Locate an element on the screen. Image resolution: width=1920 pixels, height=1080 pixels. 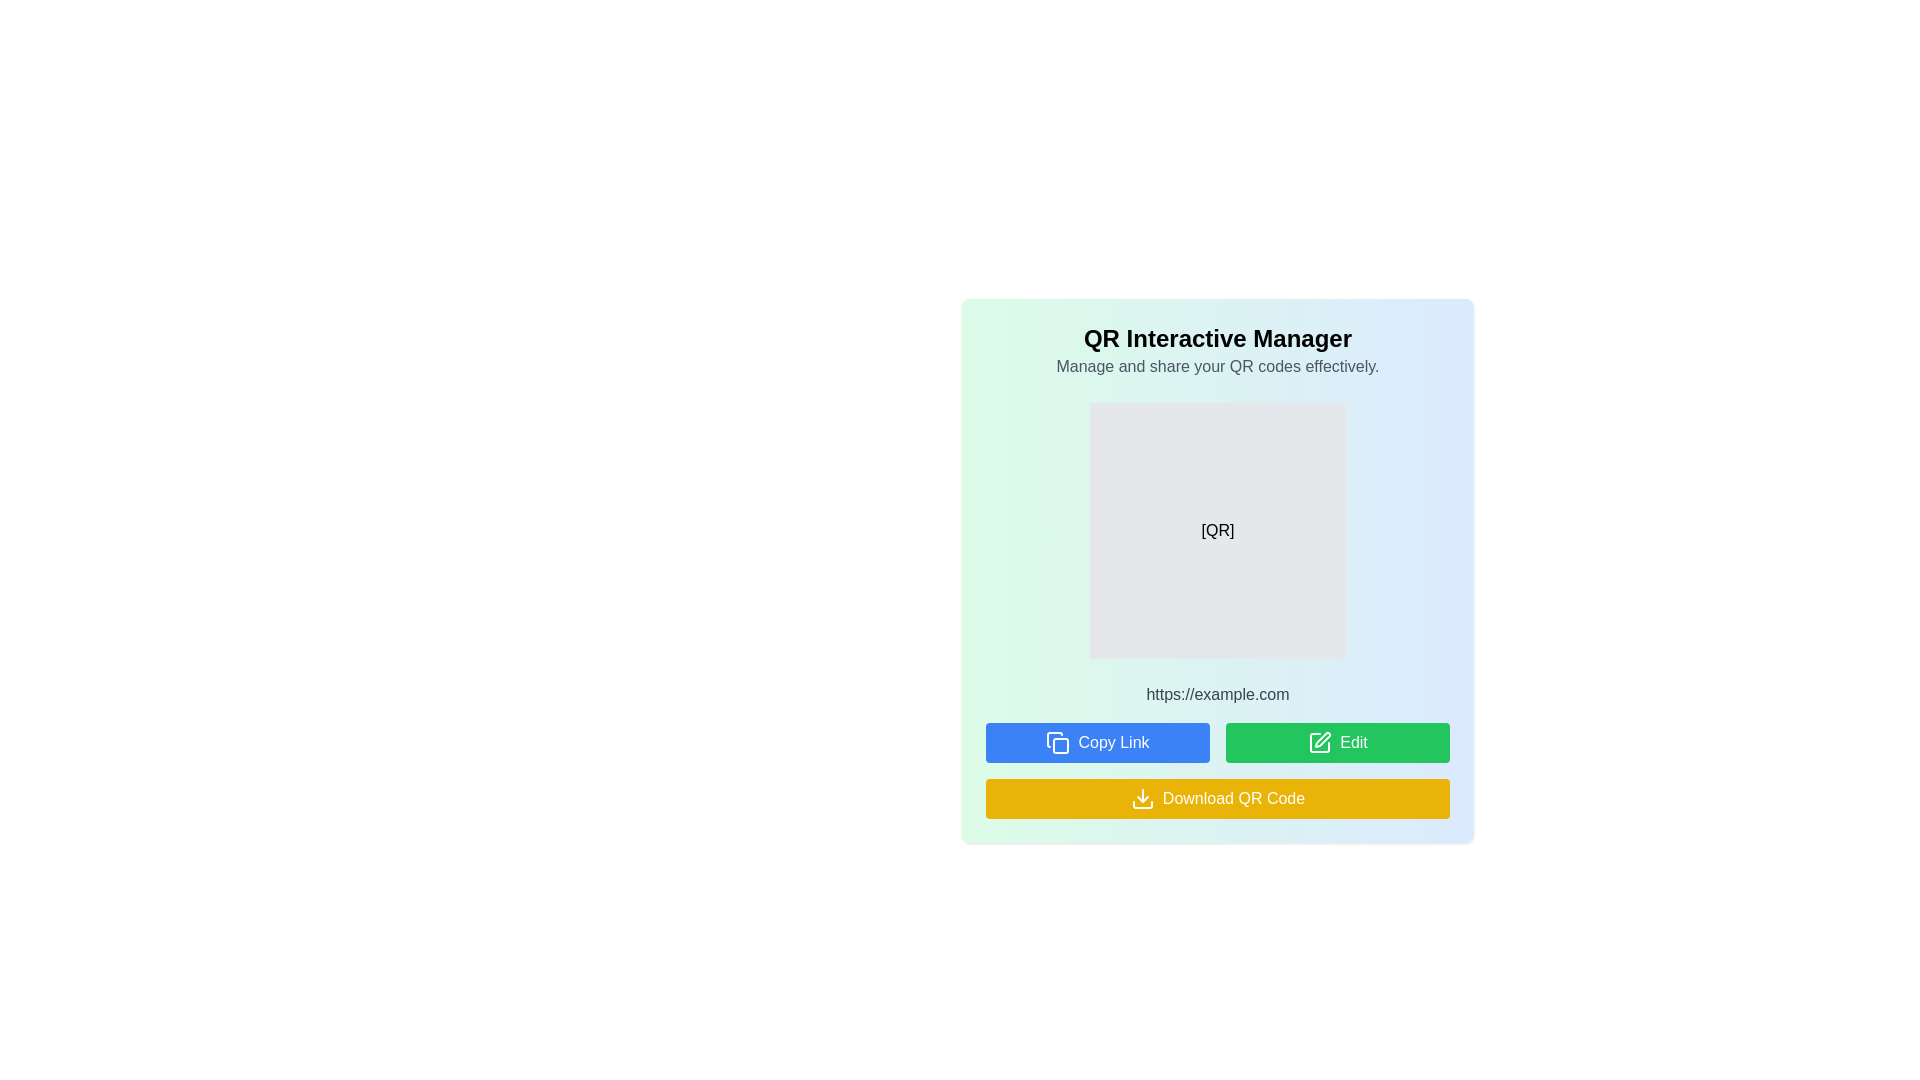
the instructional text label located directly beneath the title 'QR Interactive Manager' at the top-center area of the interface is located at coordinates (1217, 366).